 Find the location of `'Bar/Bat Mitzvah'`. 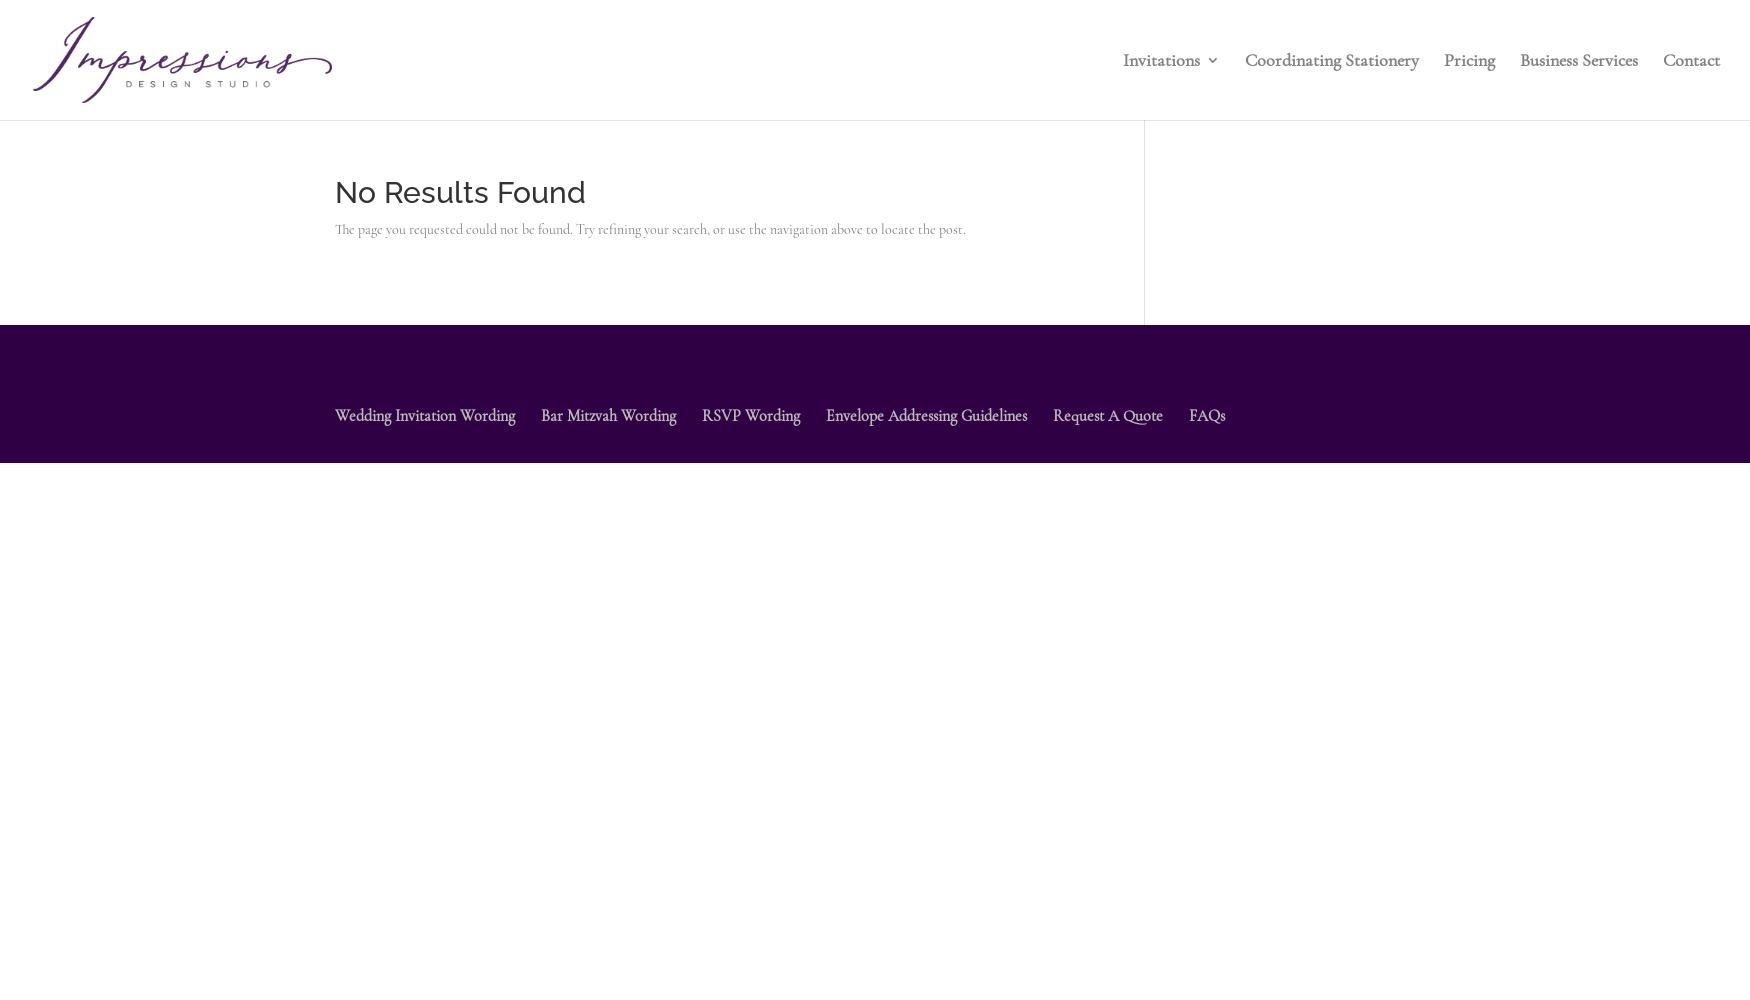

'Bar/Bat Mitzvah' is located at coordinates (1221, 202).